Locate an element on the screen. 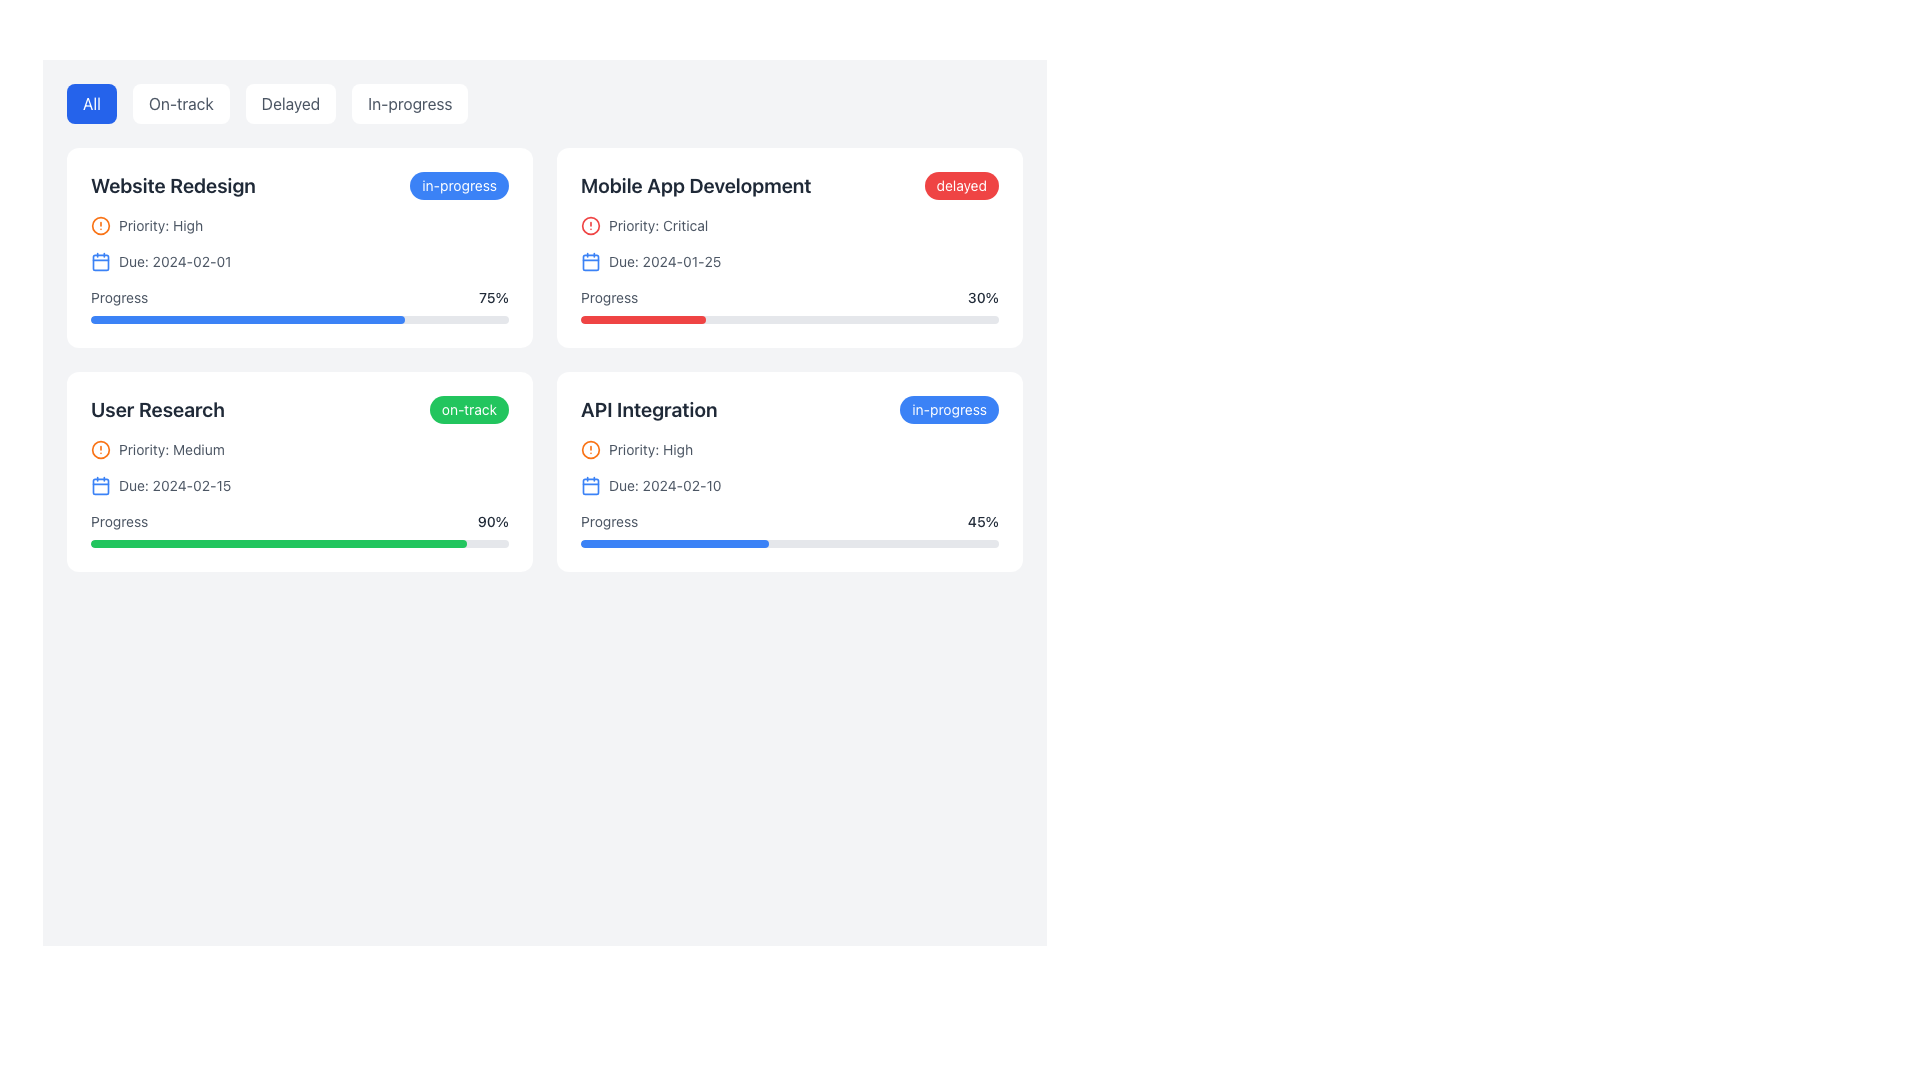 The image size is (1920, 1080). the Progress bar segment indicating a completion rate of 75% for the 'Website Redesign' task is located at coordinates (246, 319).